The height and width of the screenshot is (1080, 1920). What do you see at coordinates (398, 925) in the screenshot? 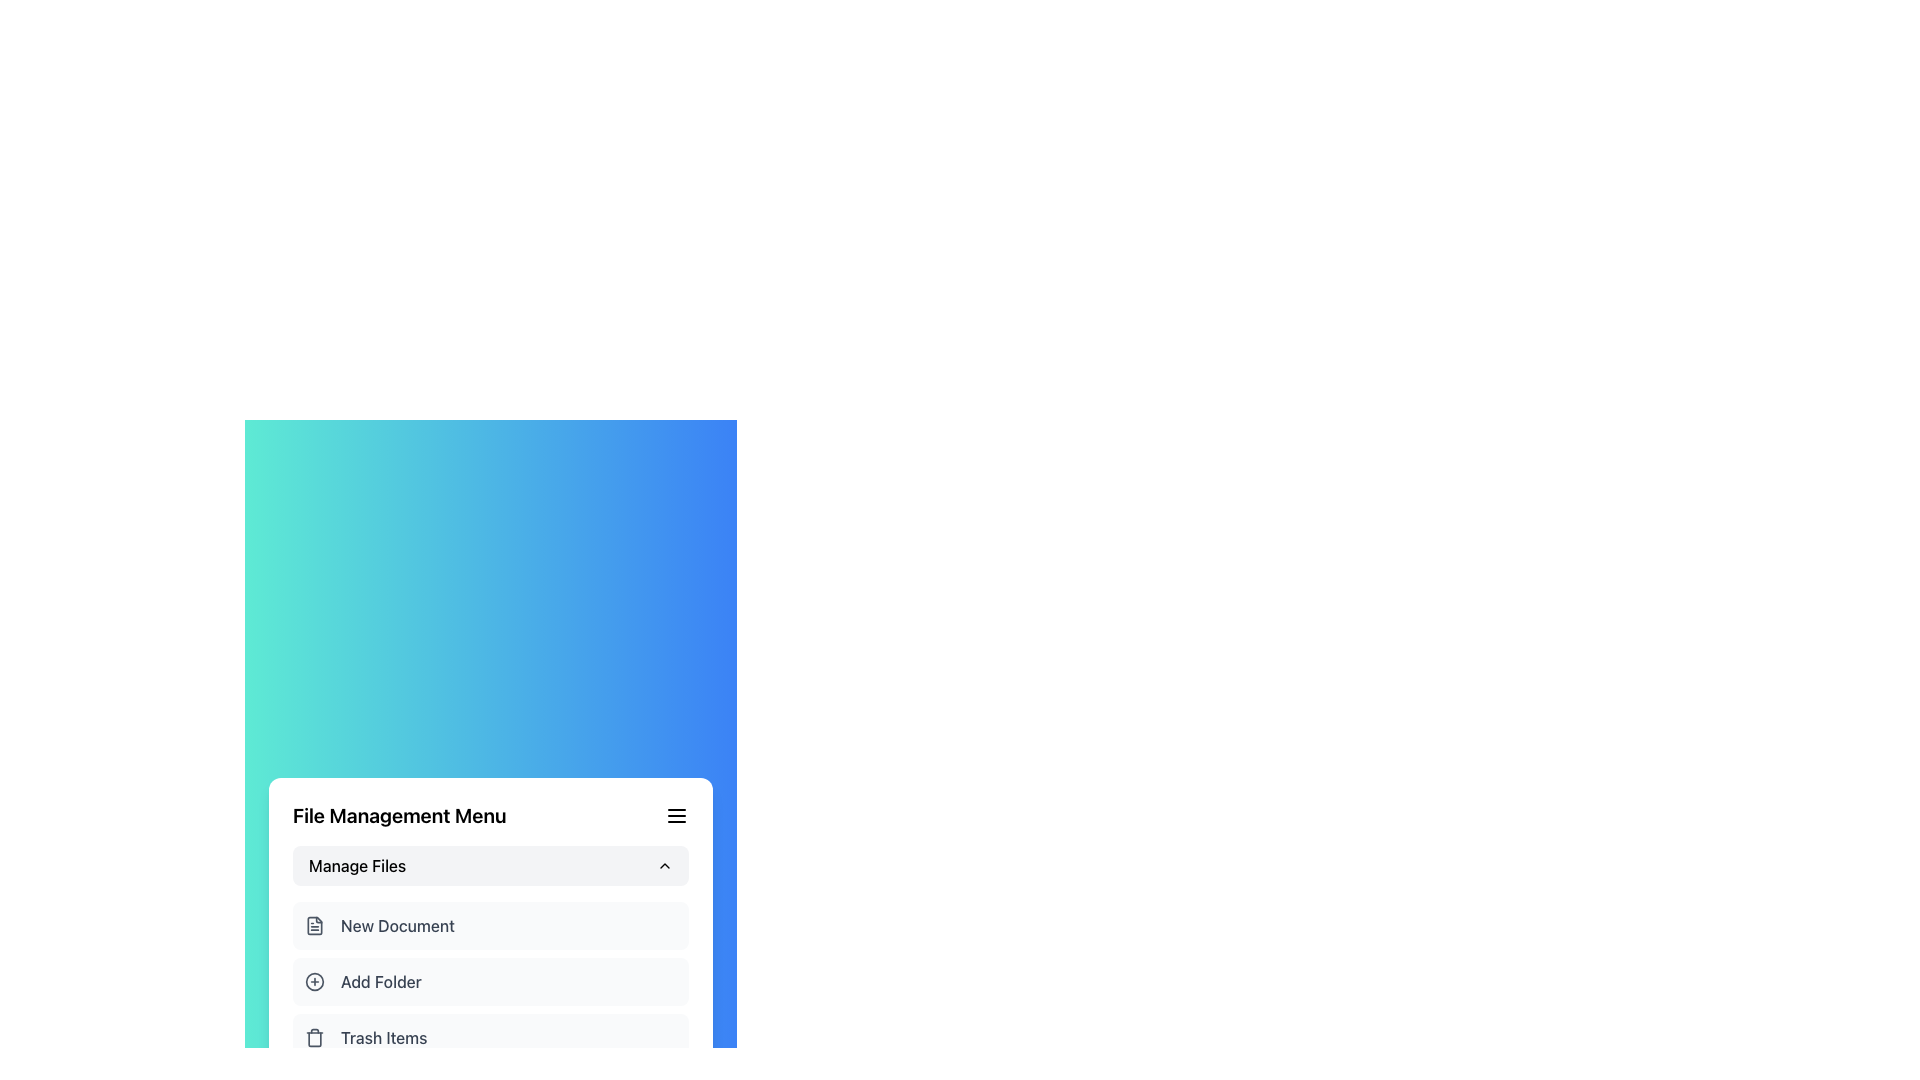
I see `the 'New Document' text label` at bounding box center [398, 925].